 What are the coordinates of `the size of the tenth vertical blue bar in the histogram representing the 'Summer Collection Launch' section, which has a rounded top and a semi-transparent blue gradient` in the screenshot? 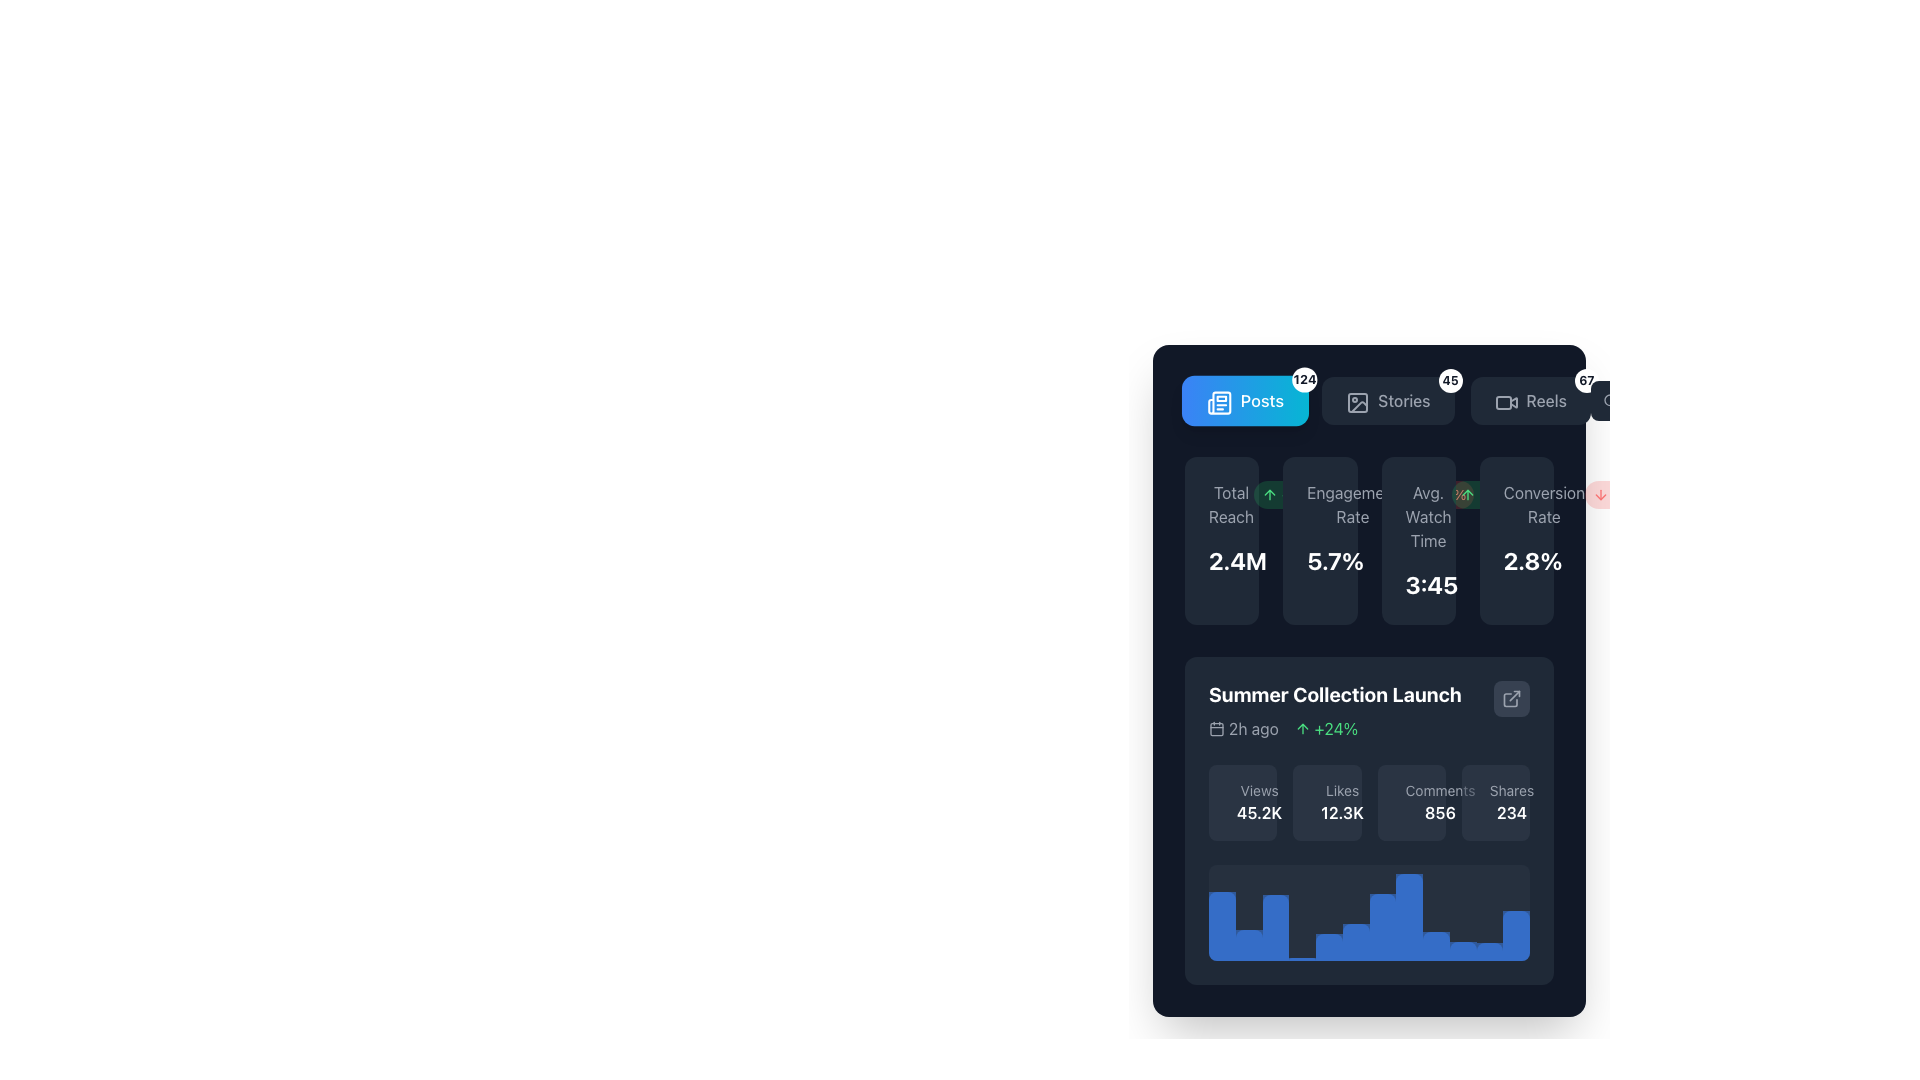 It's located at (1463, 950).